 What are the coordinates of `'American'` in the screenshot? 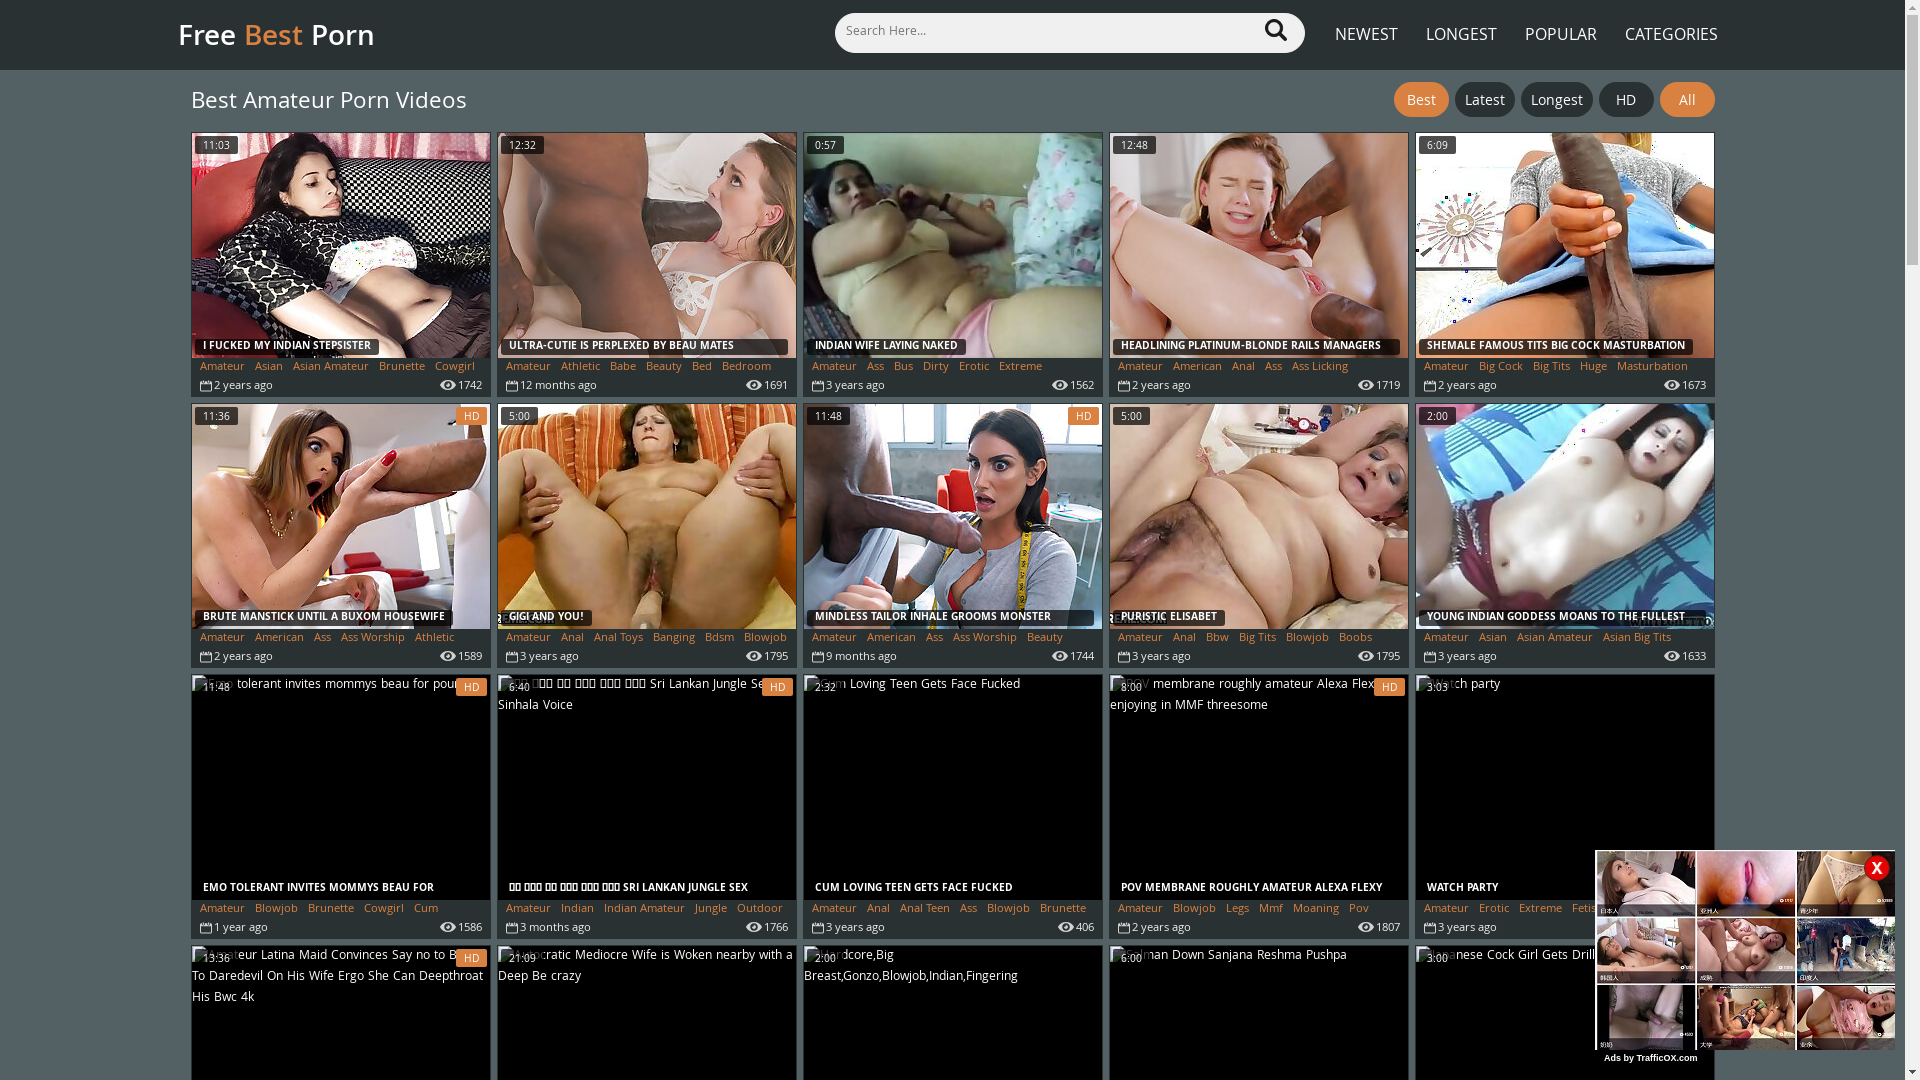 It's located at (889, 638).